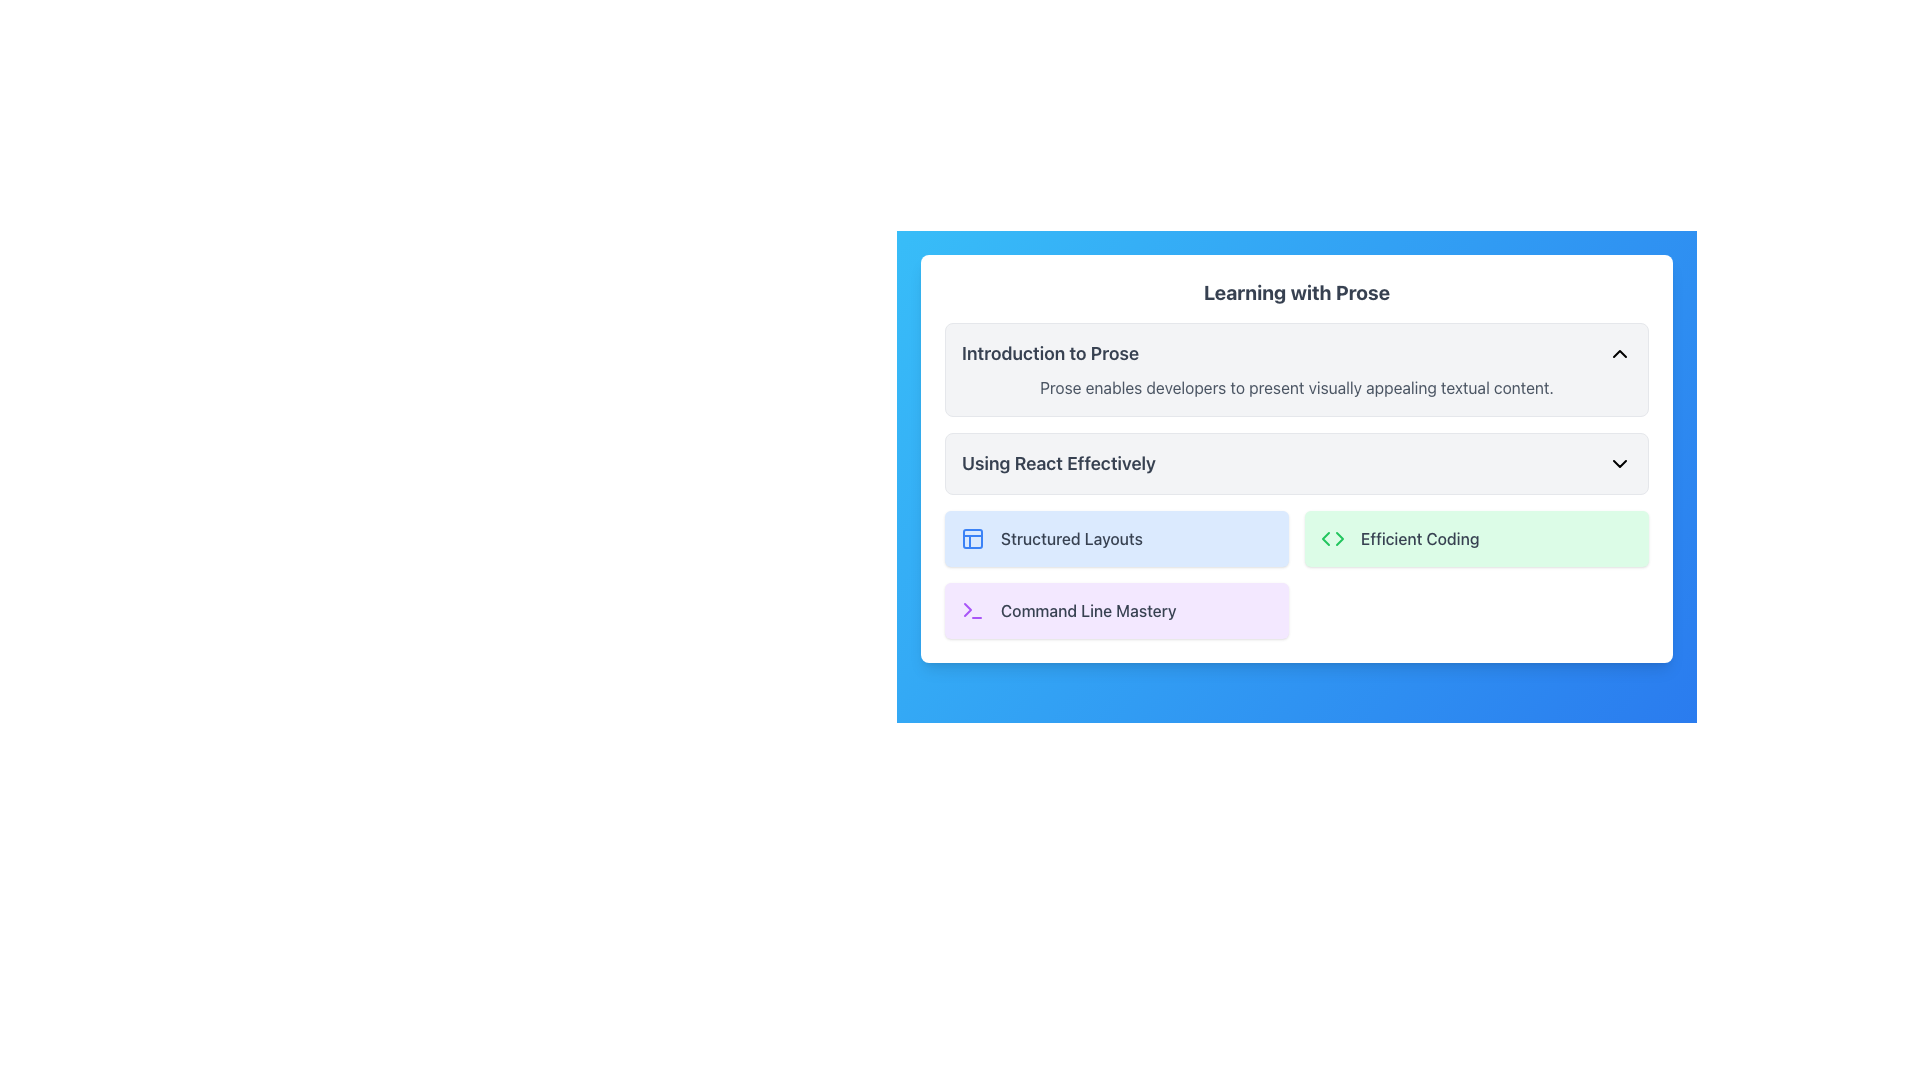 This screenshot has height=1080, width=1920. I want to click on the 'Structured Layouts' button, so click(973, 538).